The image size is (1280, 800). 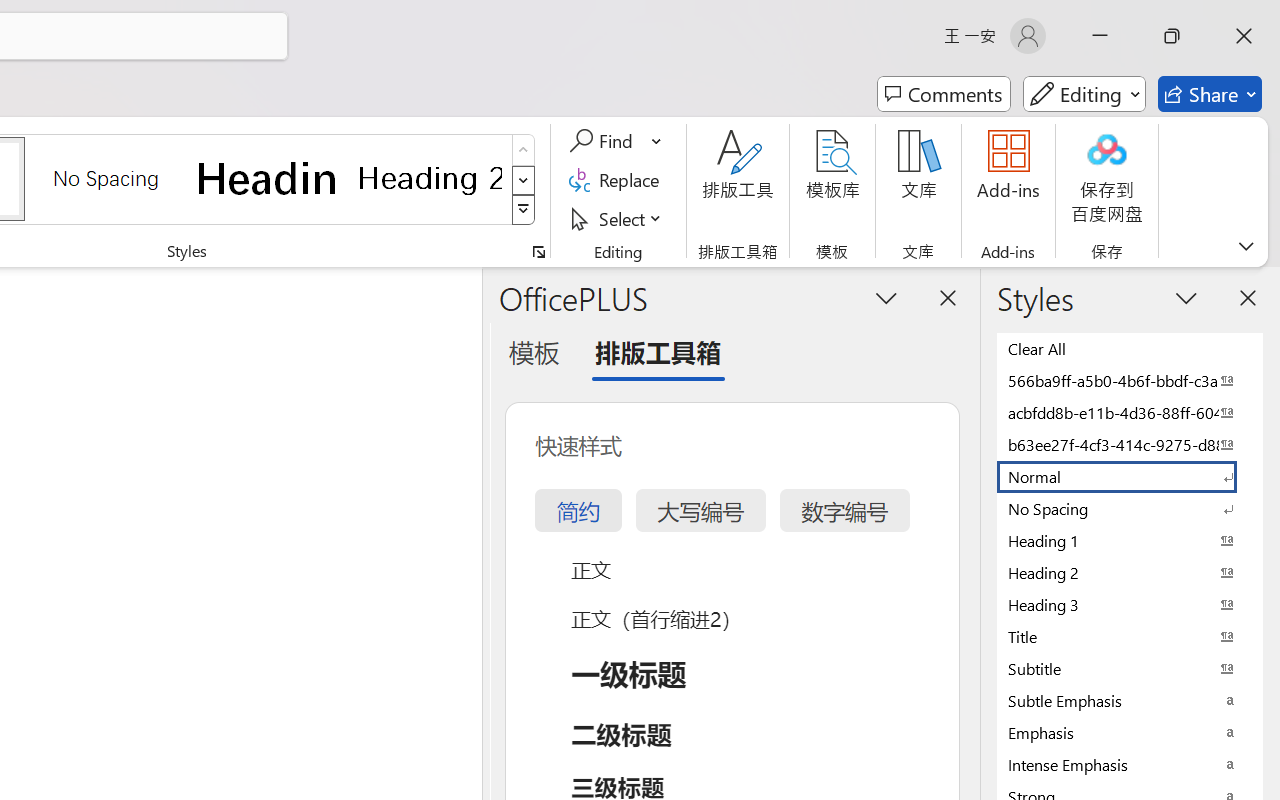 I want to click on 'Subtle Emphasis', so click(x=1130, y=700).